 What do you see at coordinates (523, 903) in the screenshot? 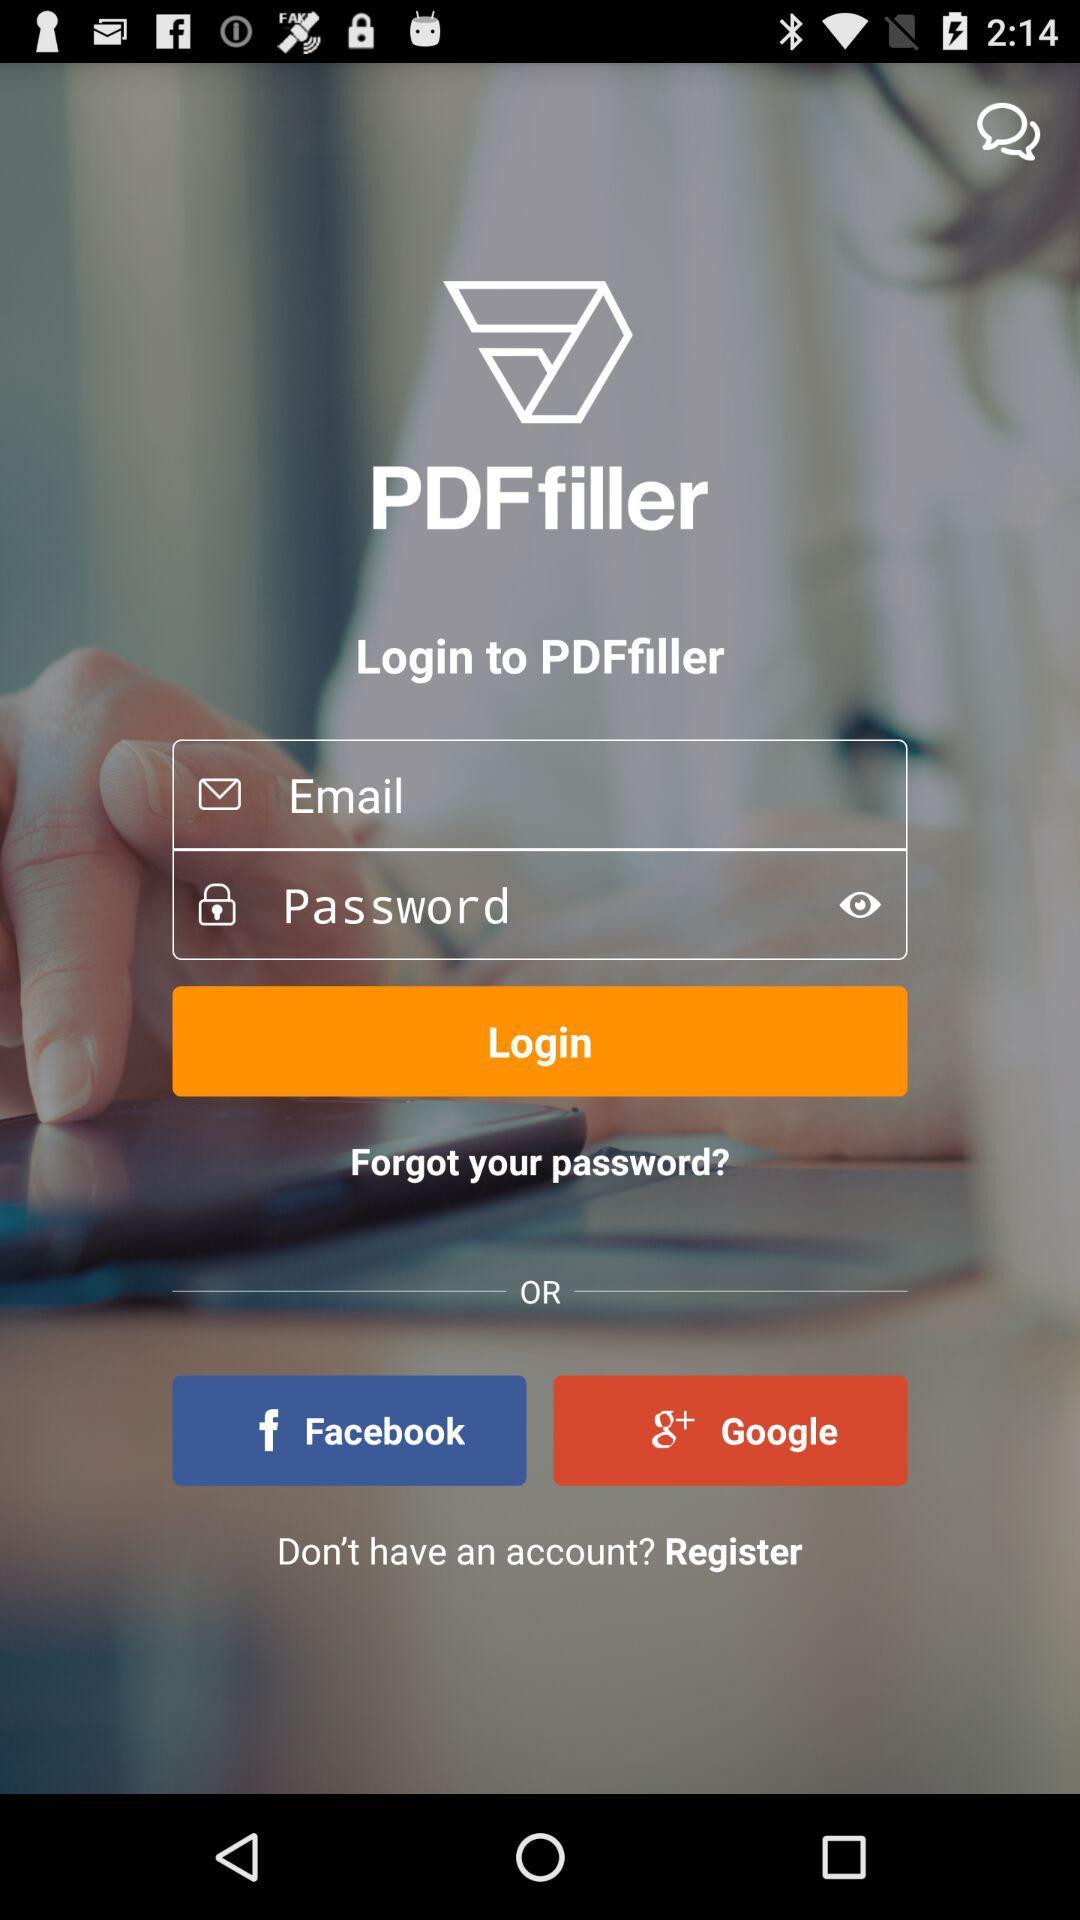
I see `password` at bounding box center [523, 903].